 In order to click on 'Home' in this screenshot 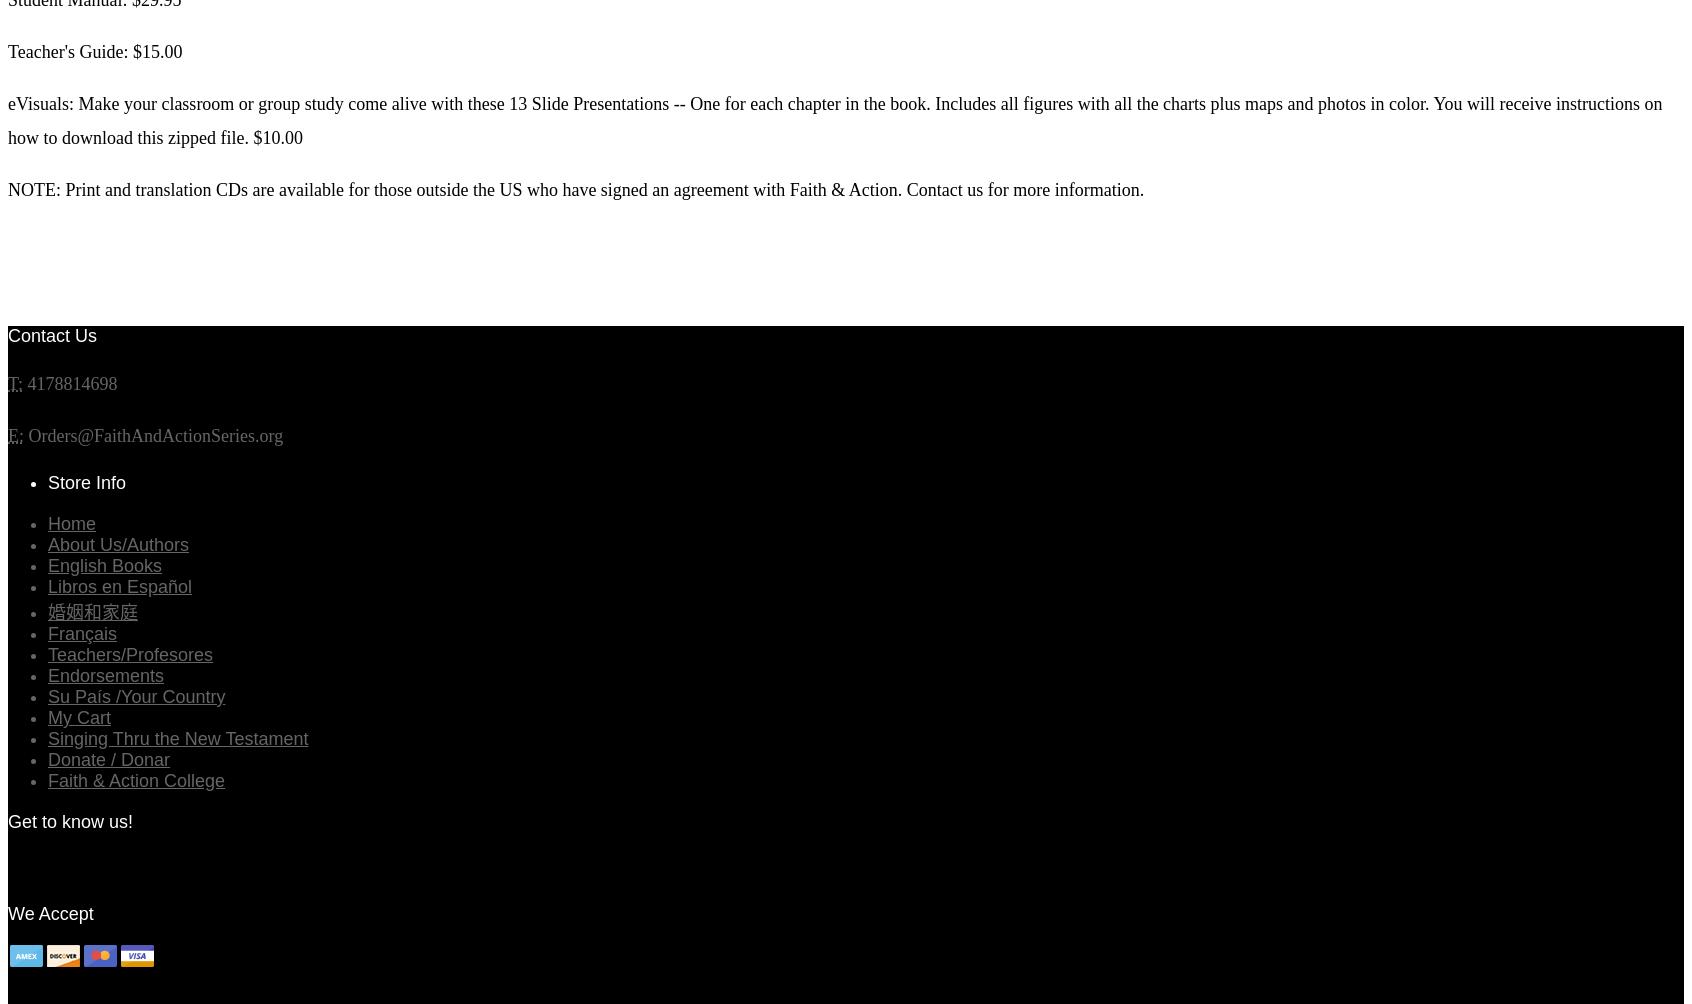, I will do `click(72, 522)`.